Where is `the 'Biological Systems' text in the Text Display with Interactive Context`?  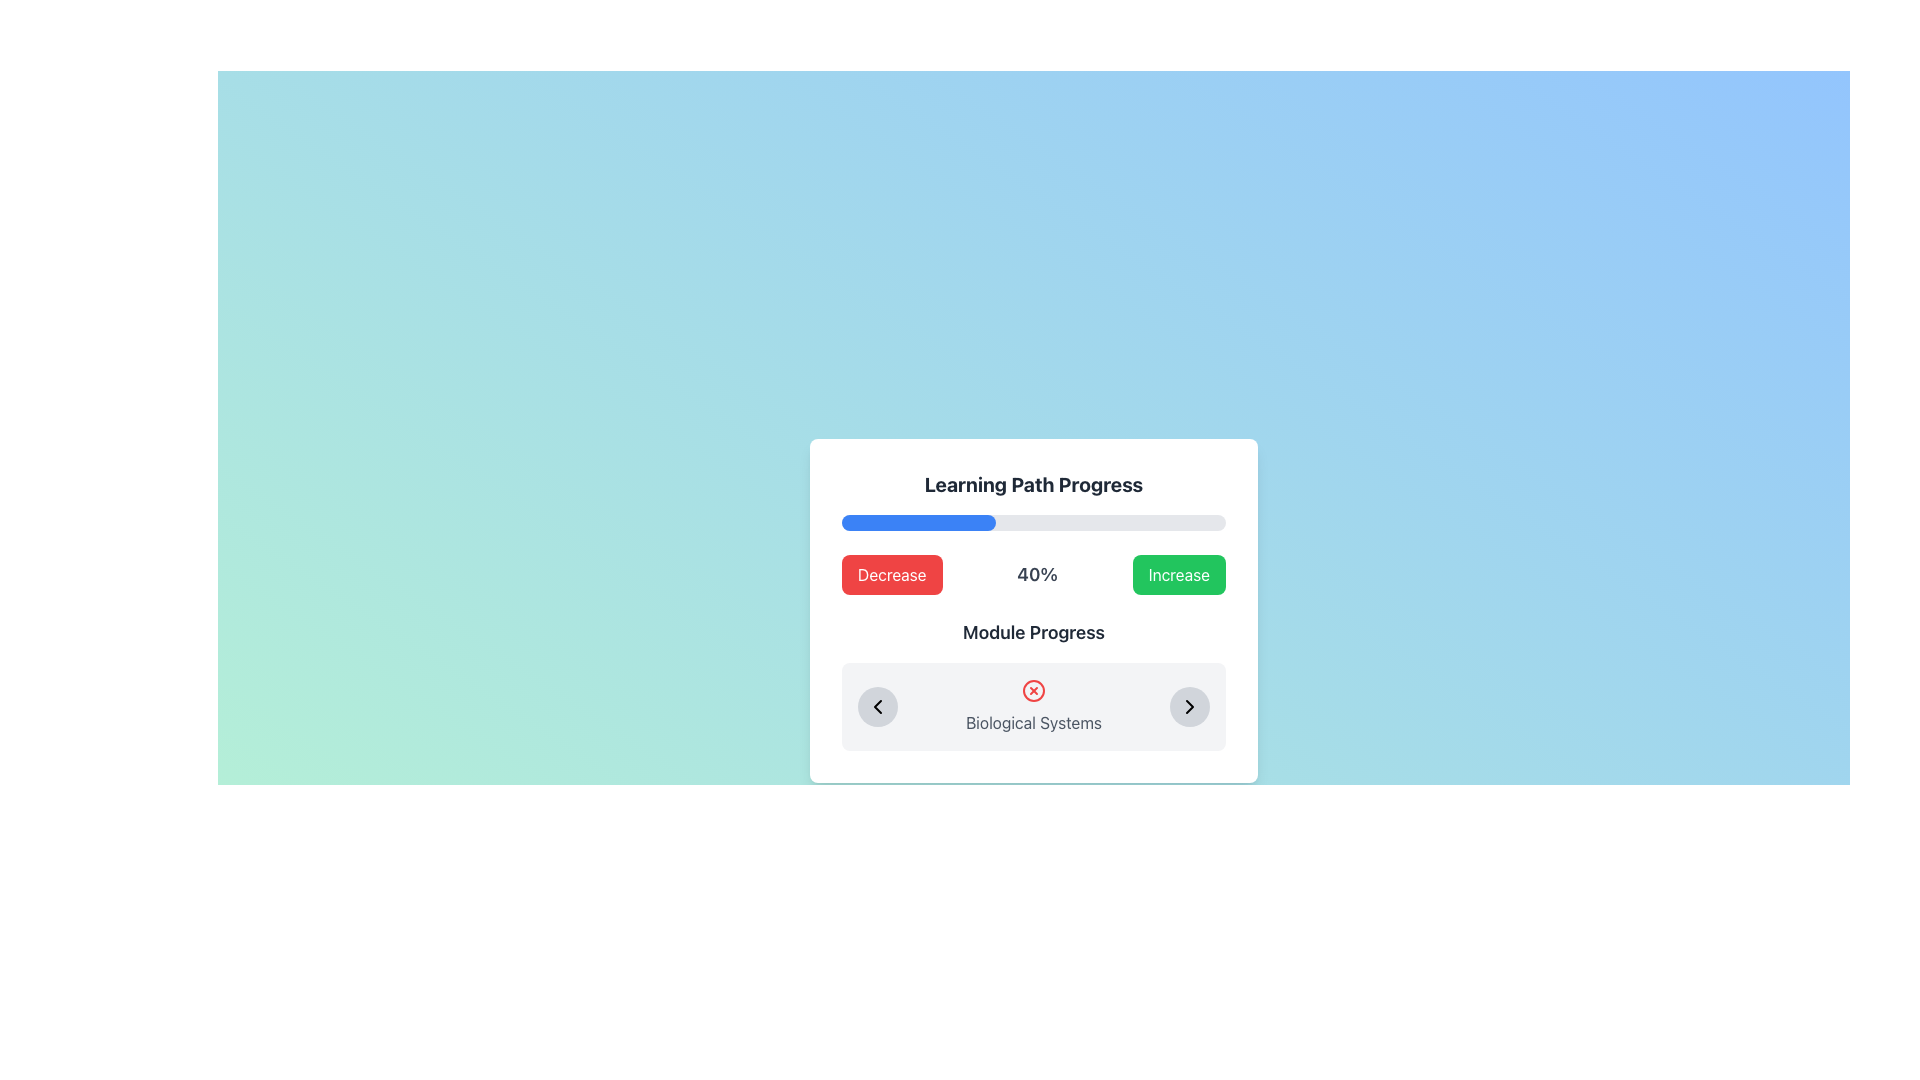
the 'Biological Systems' text in the Text Display with Interactive Context is located at coordinates (1033, 705).